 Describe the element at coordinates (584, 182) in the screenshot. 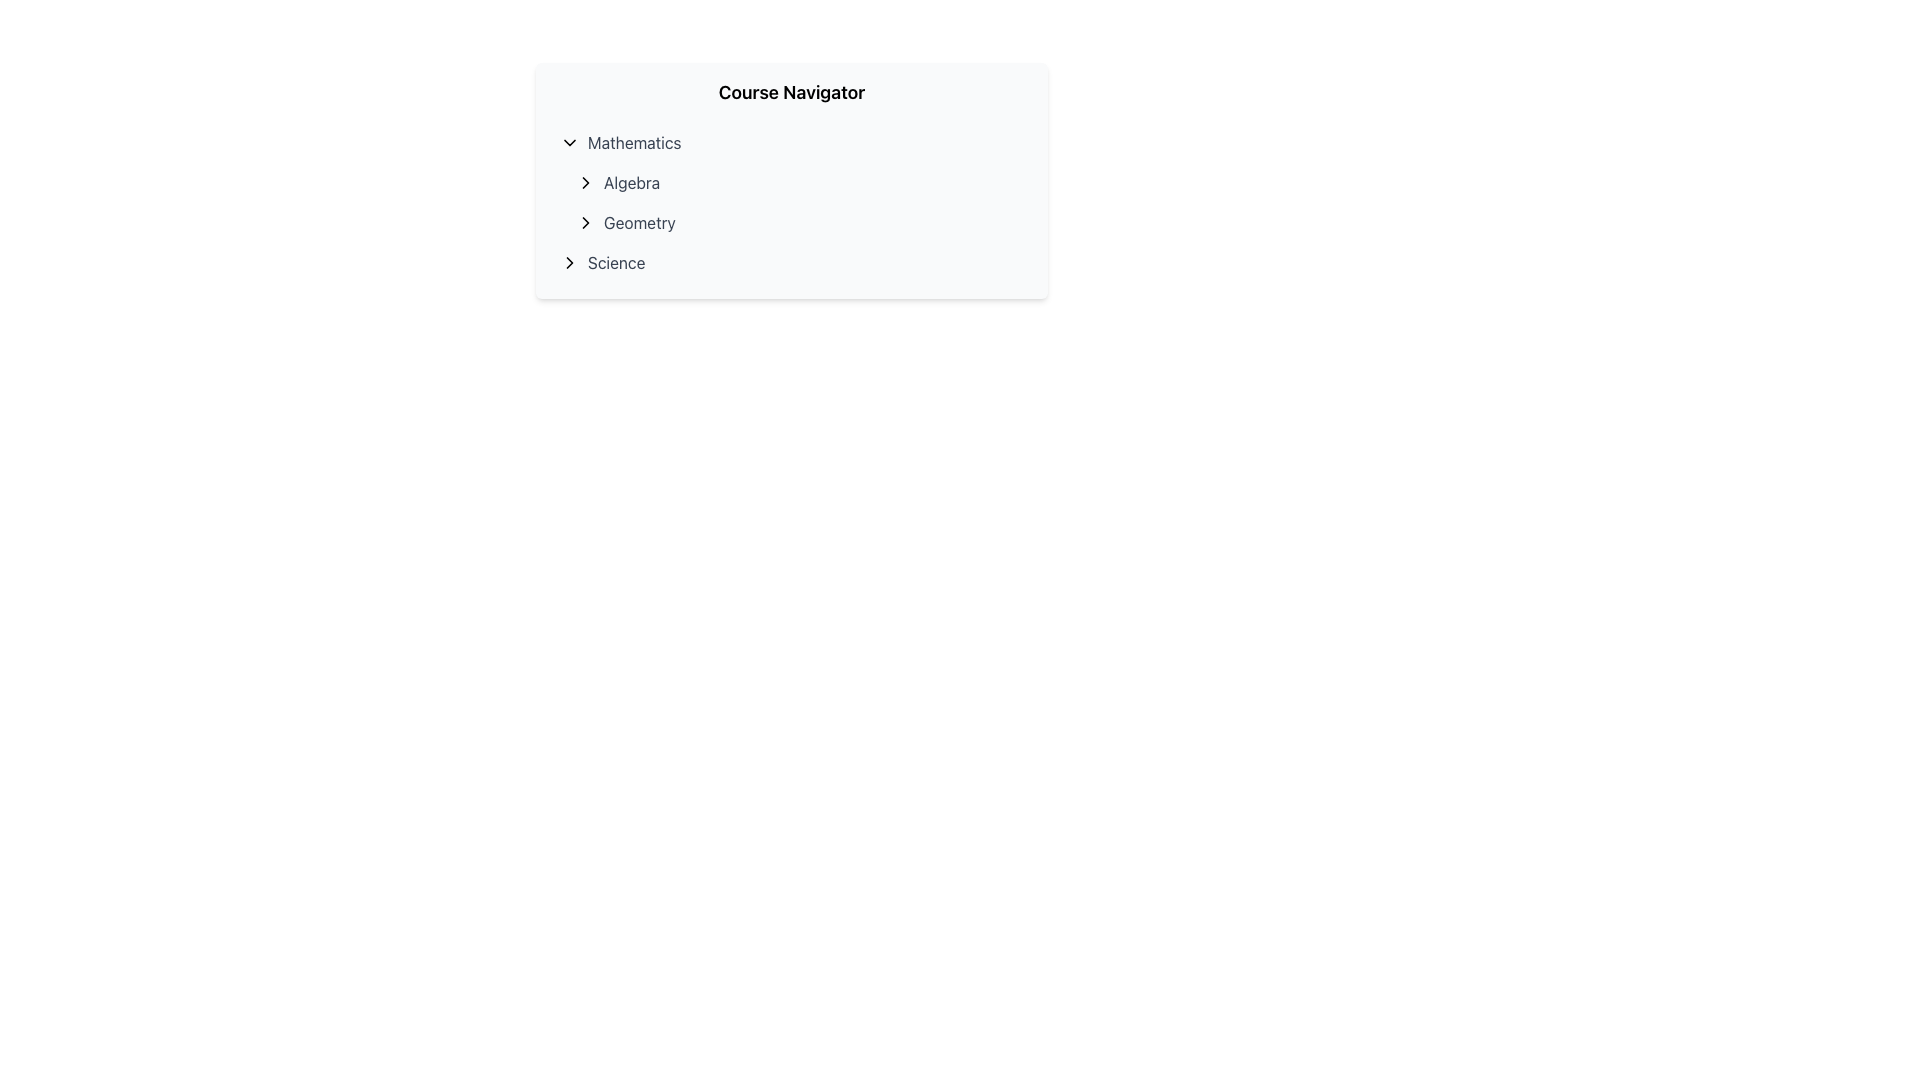

I see `the chevron arrow icon located to the immediate left of the 'Algebra' text in the Course Navigator` at that location.